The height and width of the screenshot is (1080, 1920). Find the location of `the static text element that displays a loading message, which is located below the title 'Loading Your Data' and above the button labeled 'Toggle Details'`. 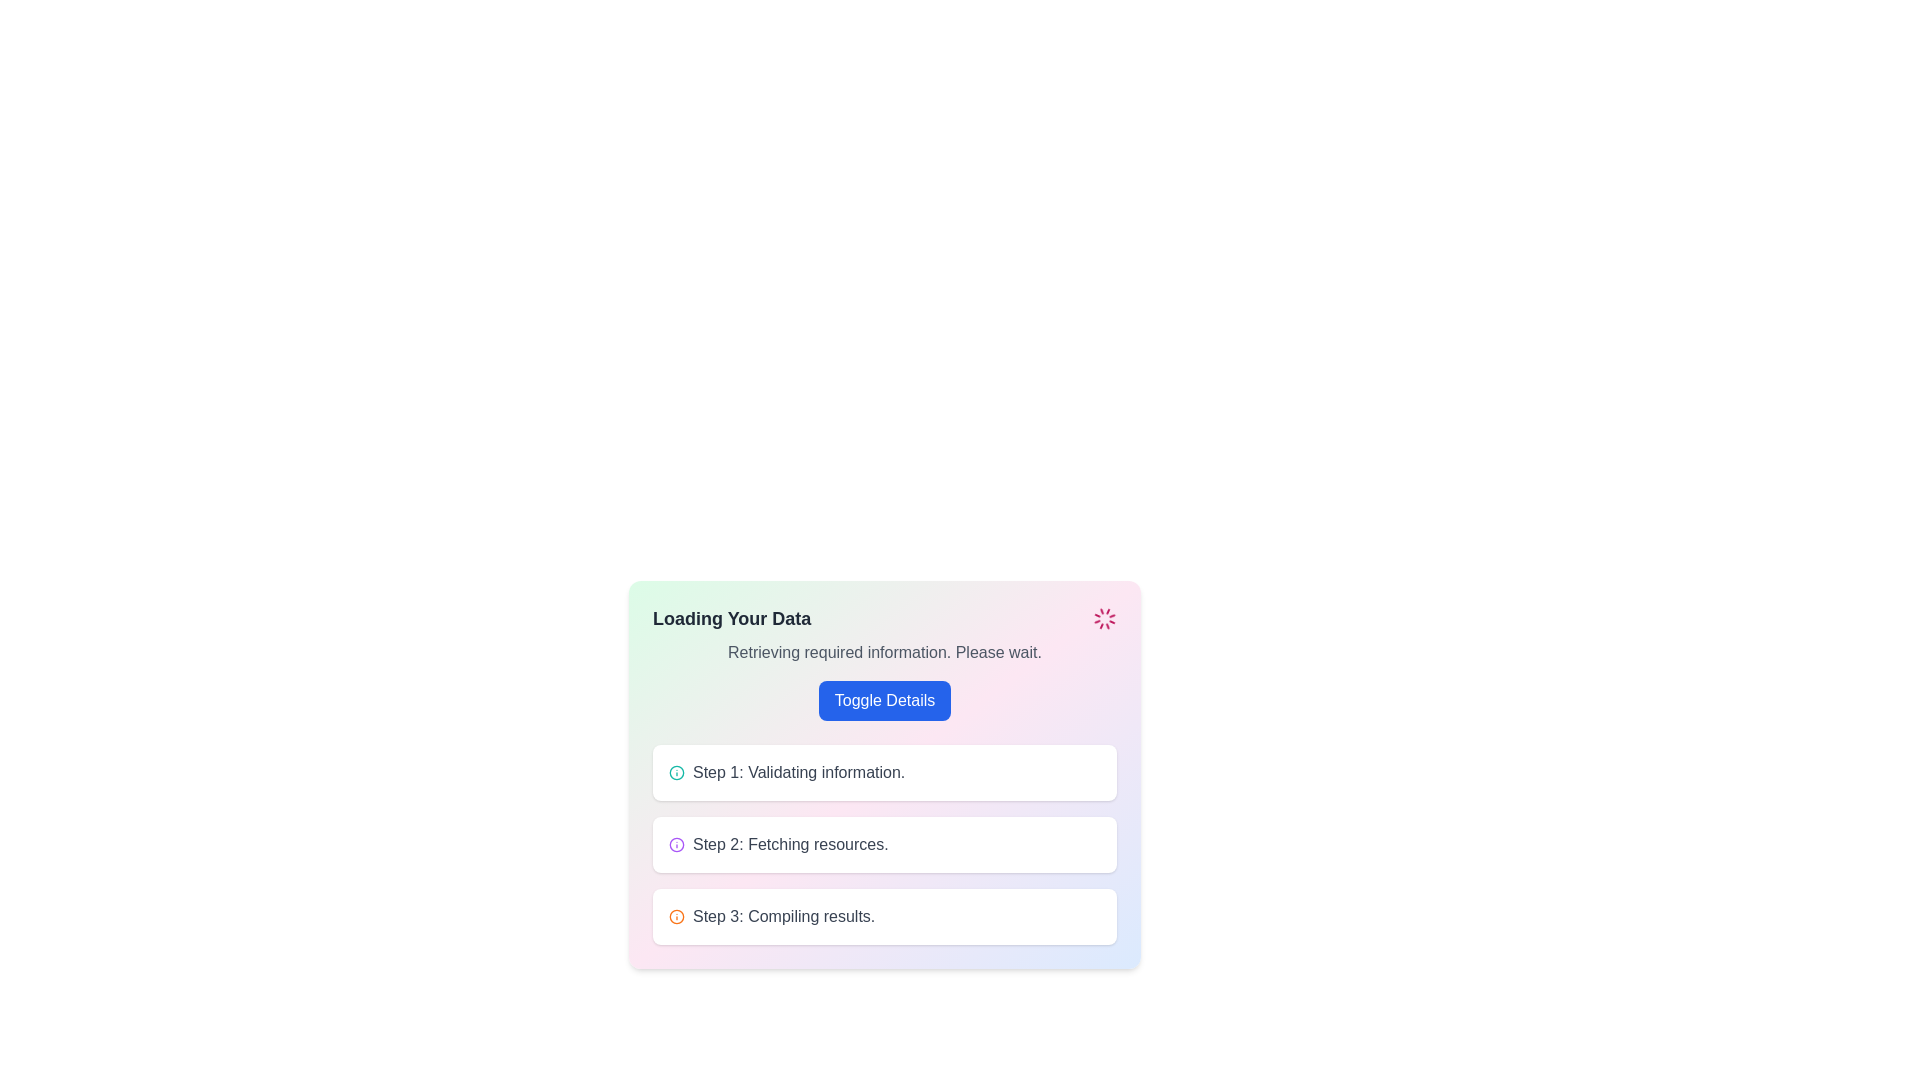

the static text element that displays a loading message, which is located below the title 'Loading Your Data' and above the button labeled 'Toggle Details' is located at coordinates (883, 652).